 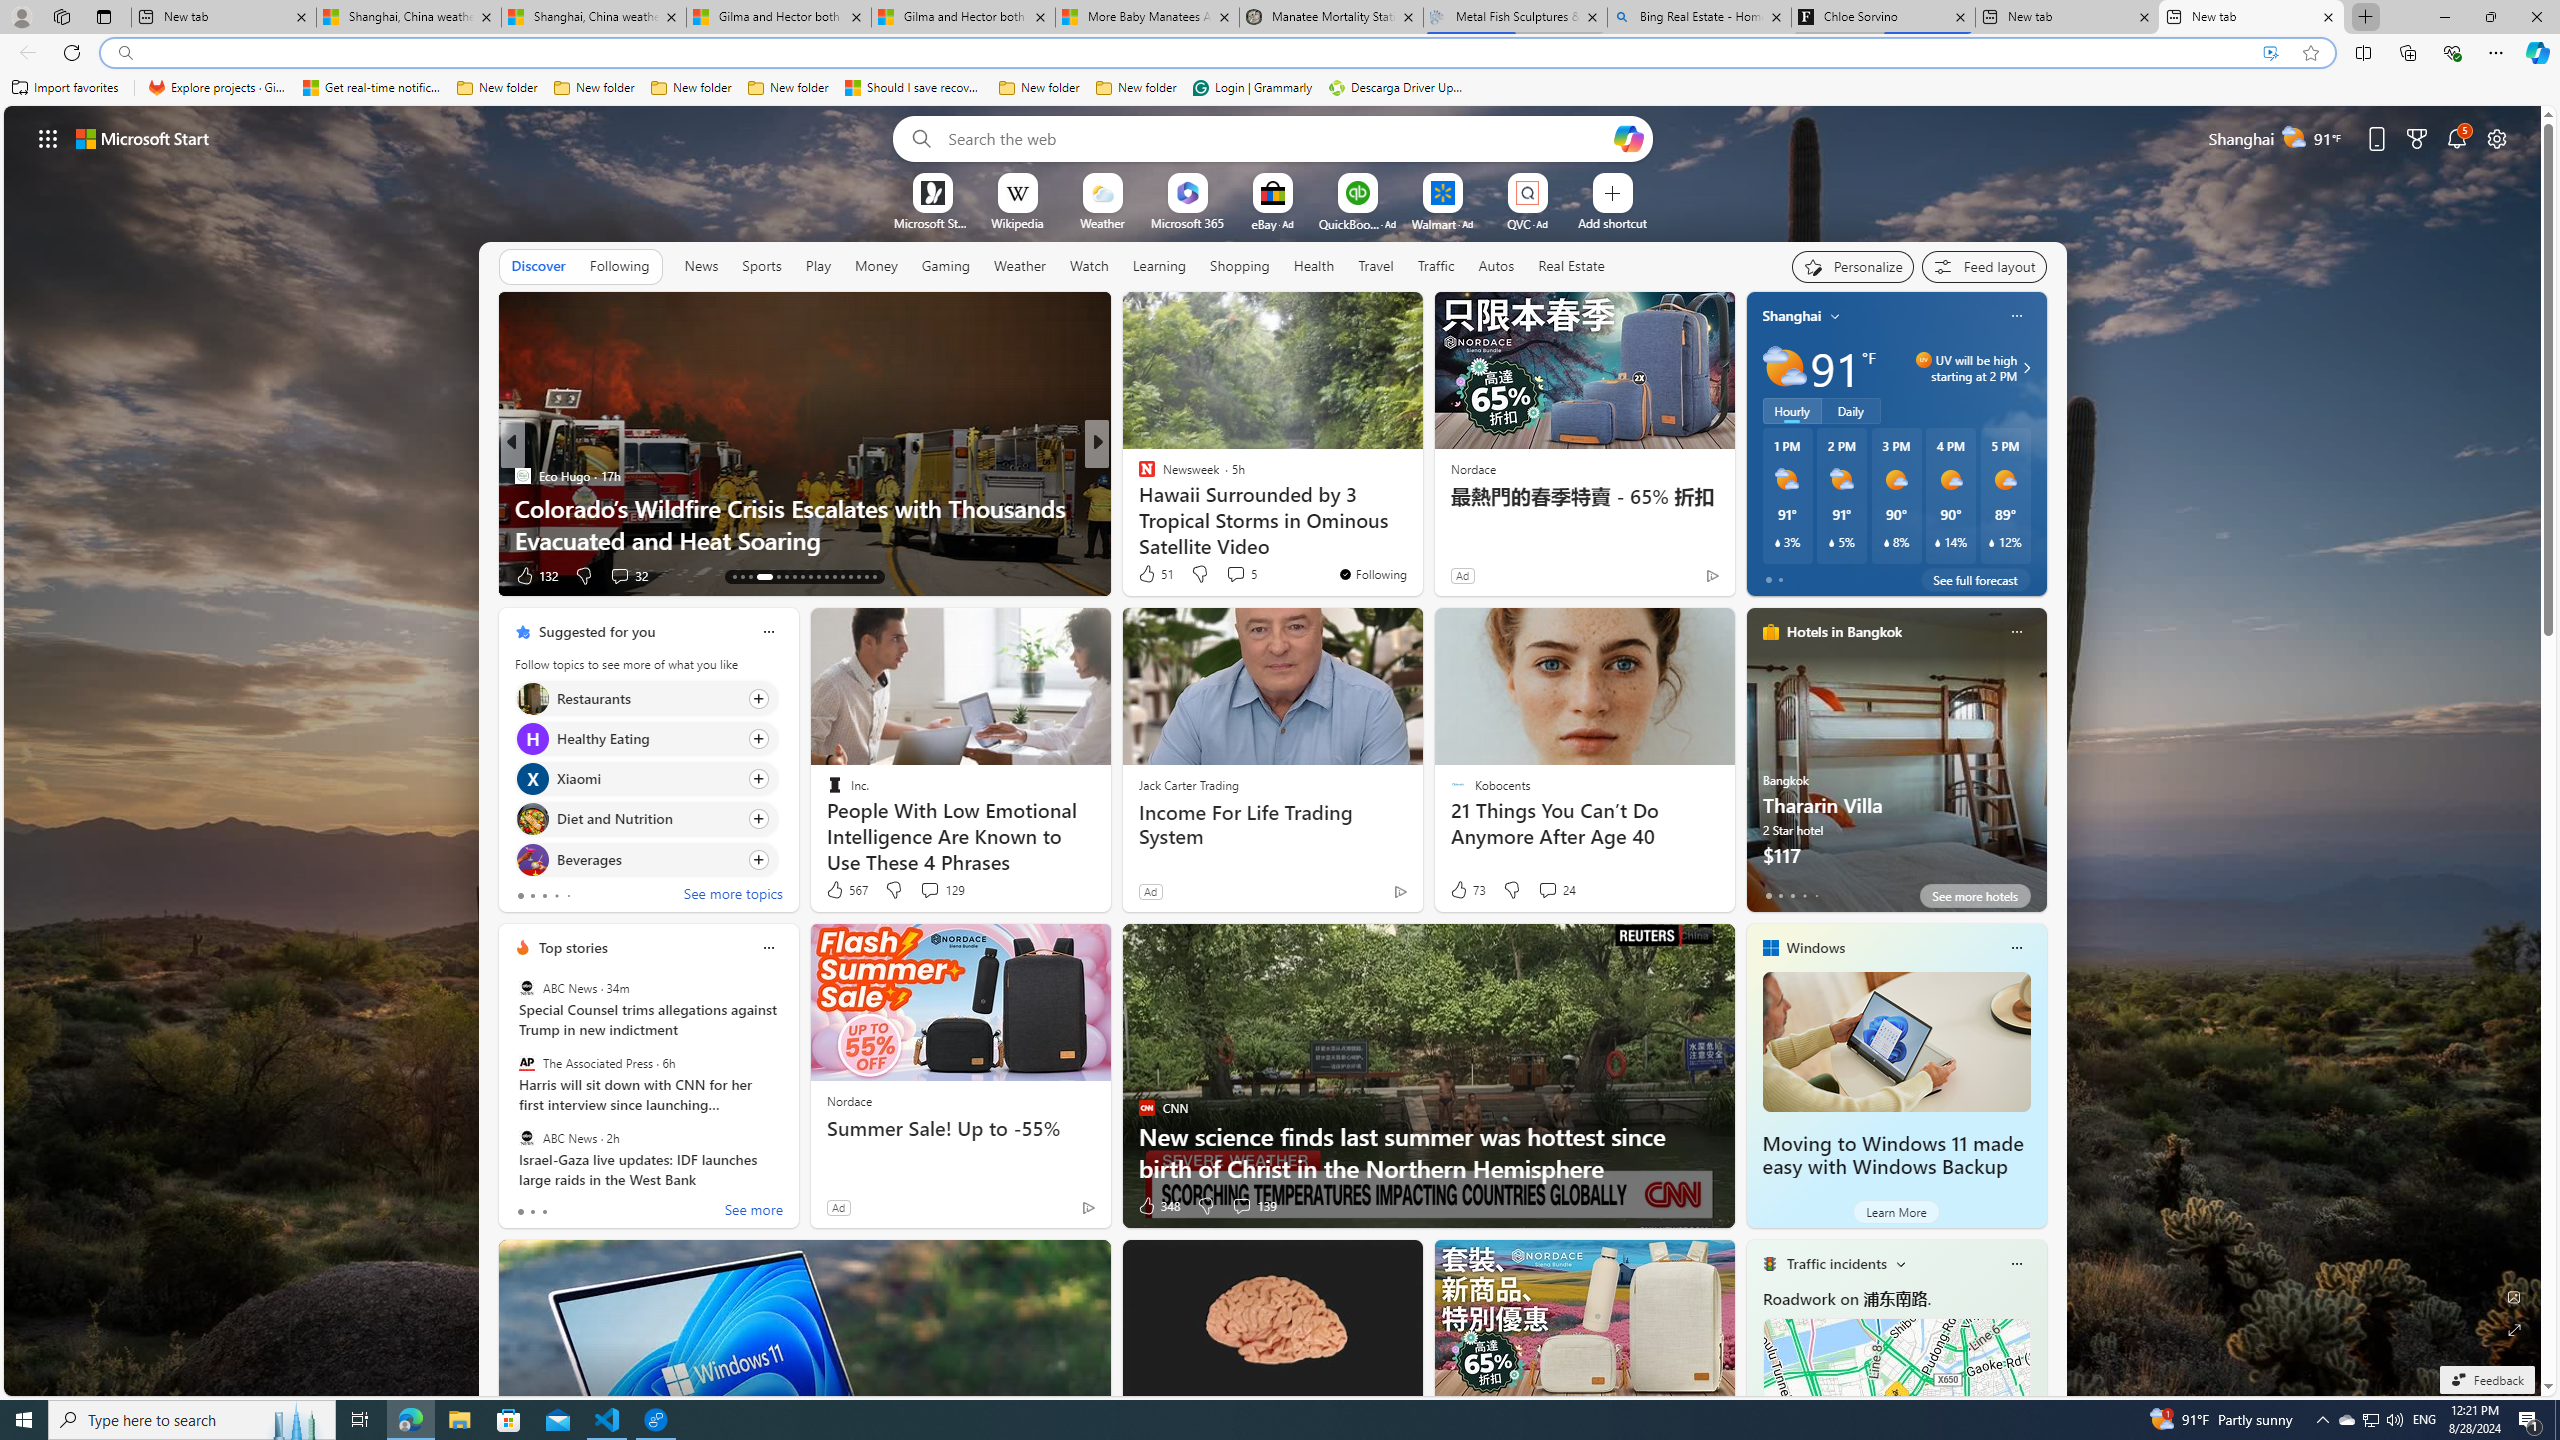 I want to click on 'Class: icon-img', so click(x=2015, y=1263).